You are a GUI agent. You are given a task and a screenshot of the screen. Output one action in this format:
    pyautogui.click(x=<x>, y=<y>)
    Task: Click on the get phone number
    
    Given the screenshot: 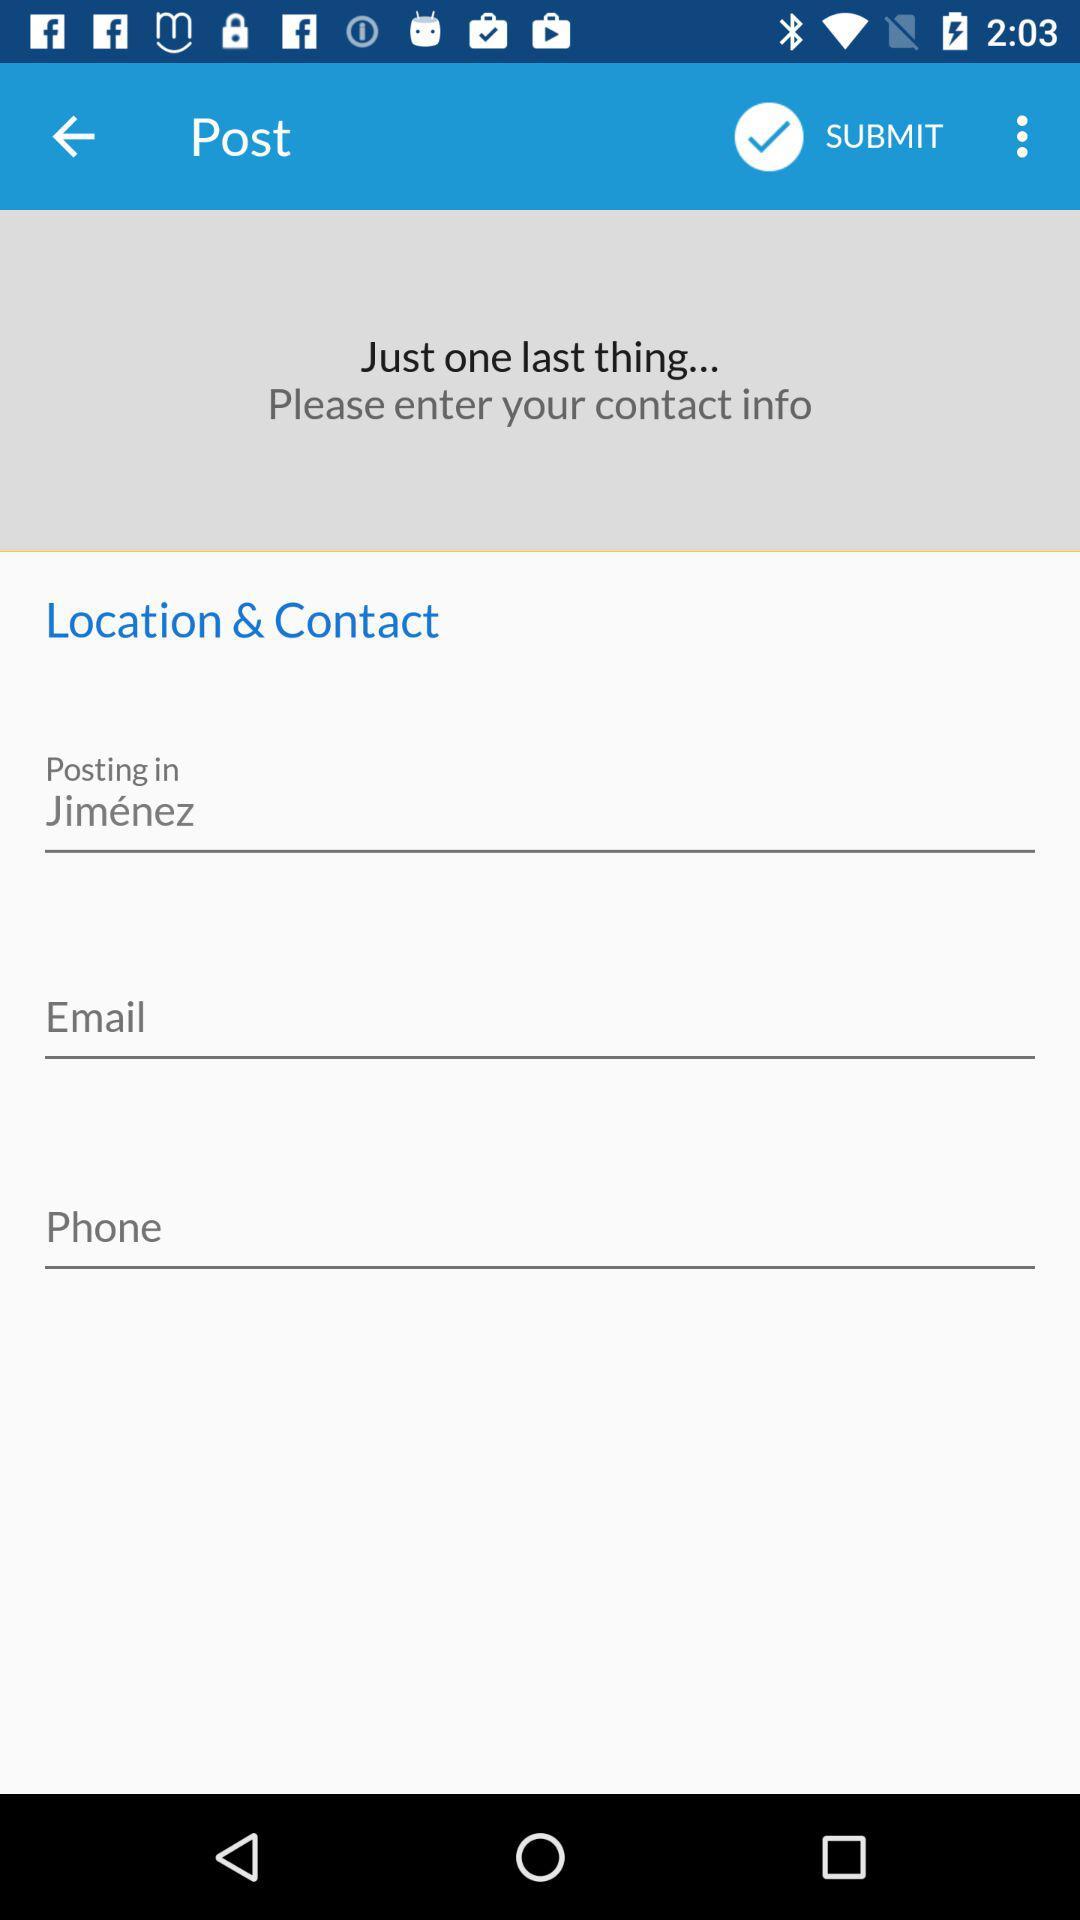 What is the action you would take?
    pyautogui.click(x=540, y=1212)
    